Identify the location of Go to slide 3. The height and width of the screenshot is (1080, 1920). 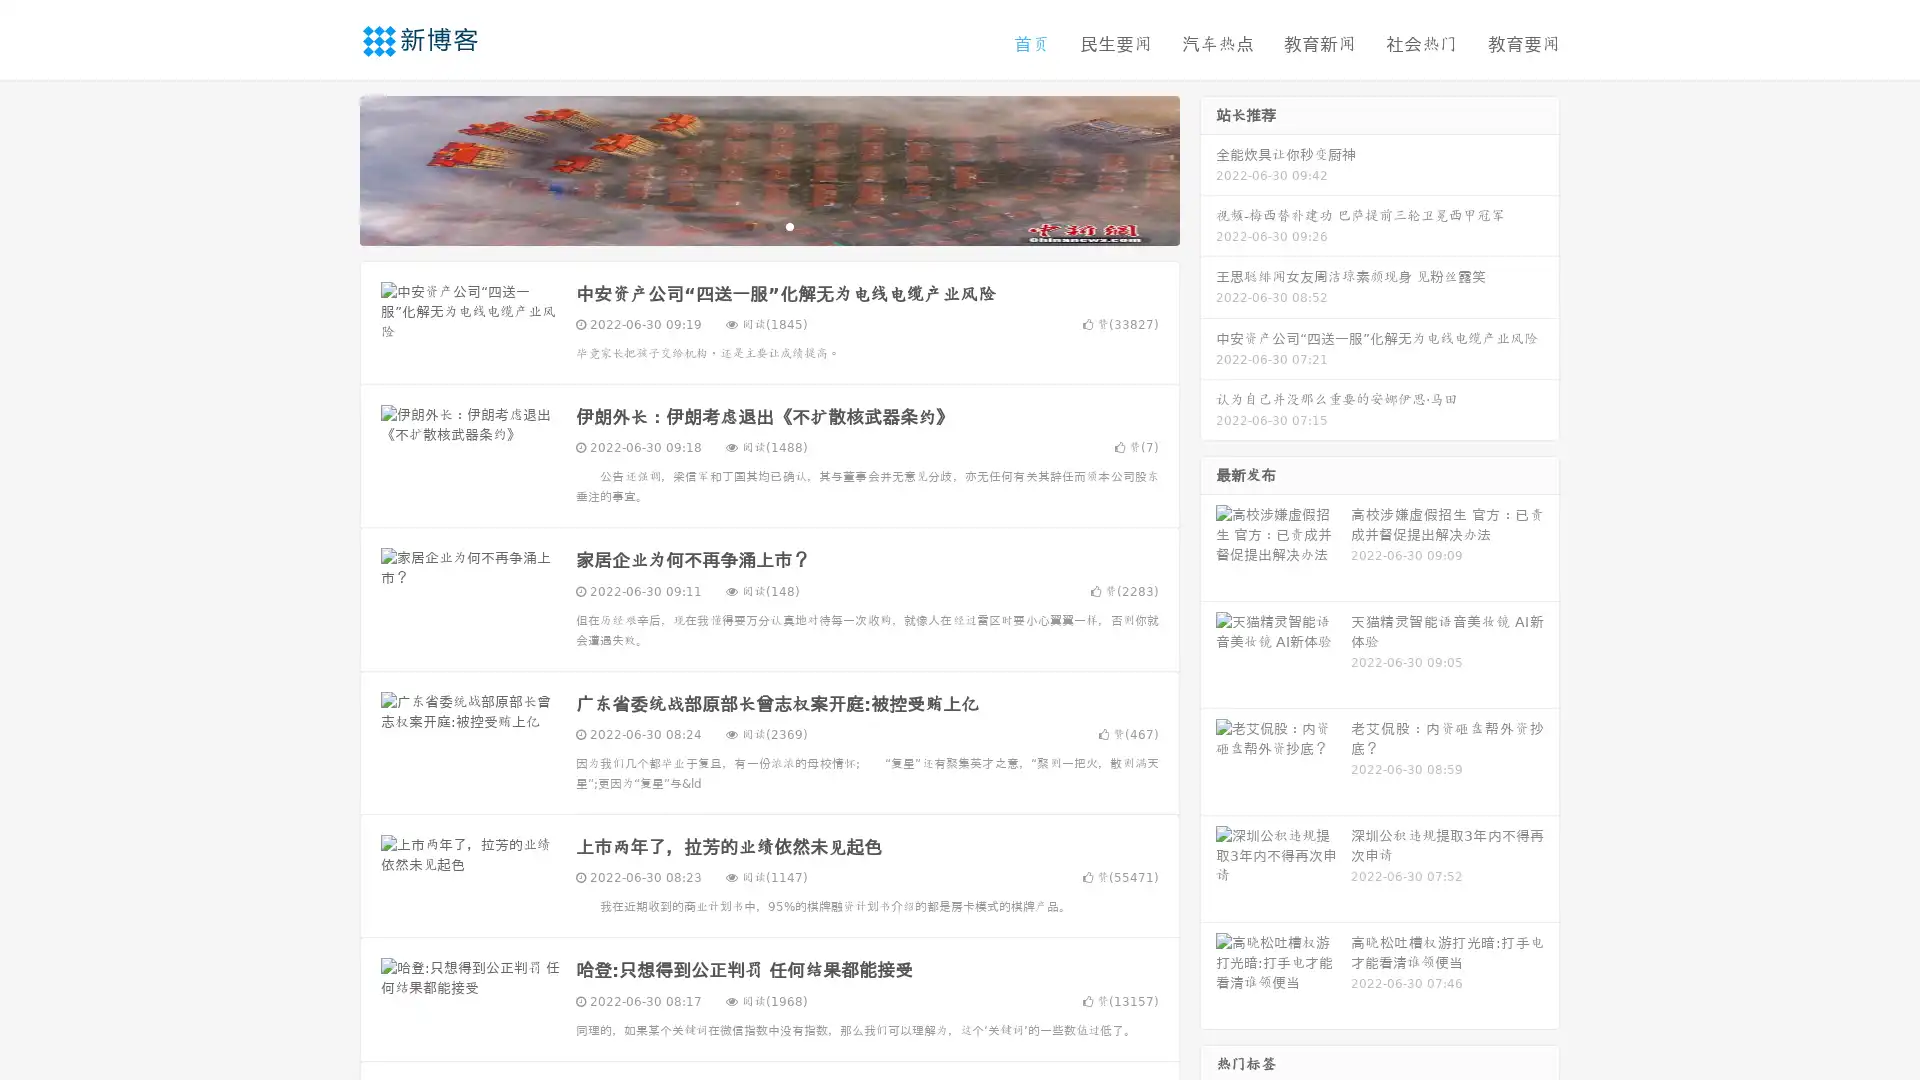
(789, 225).